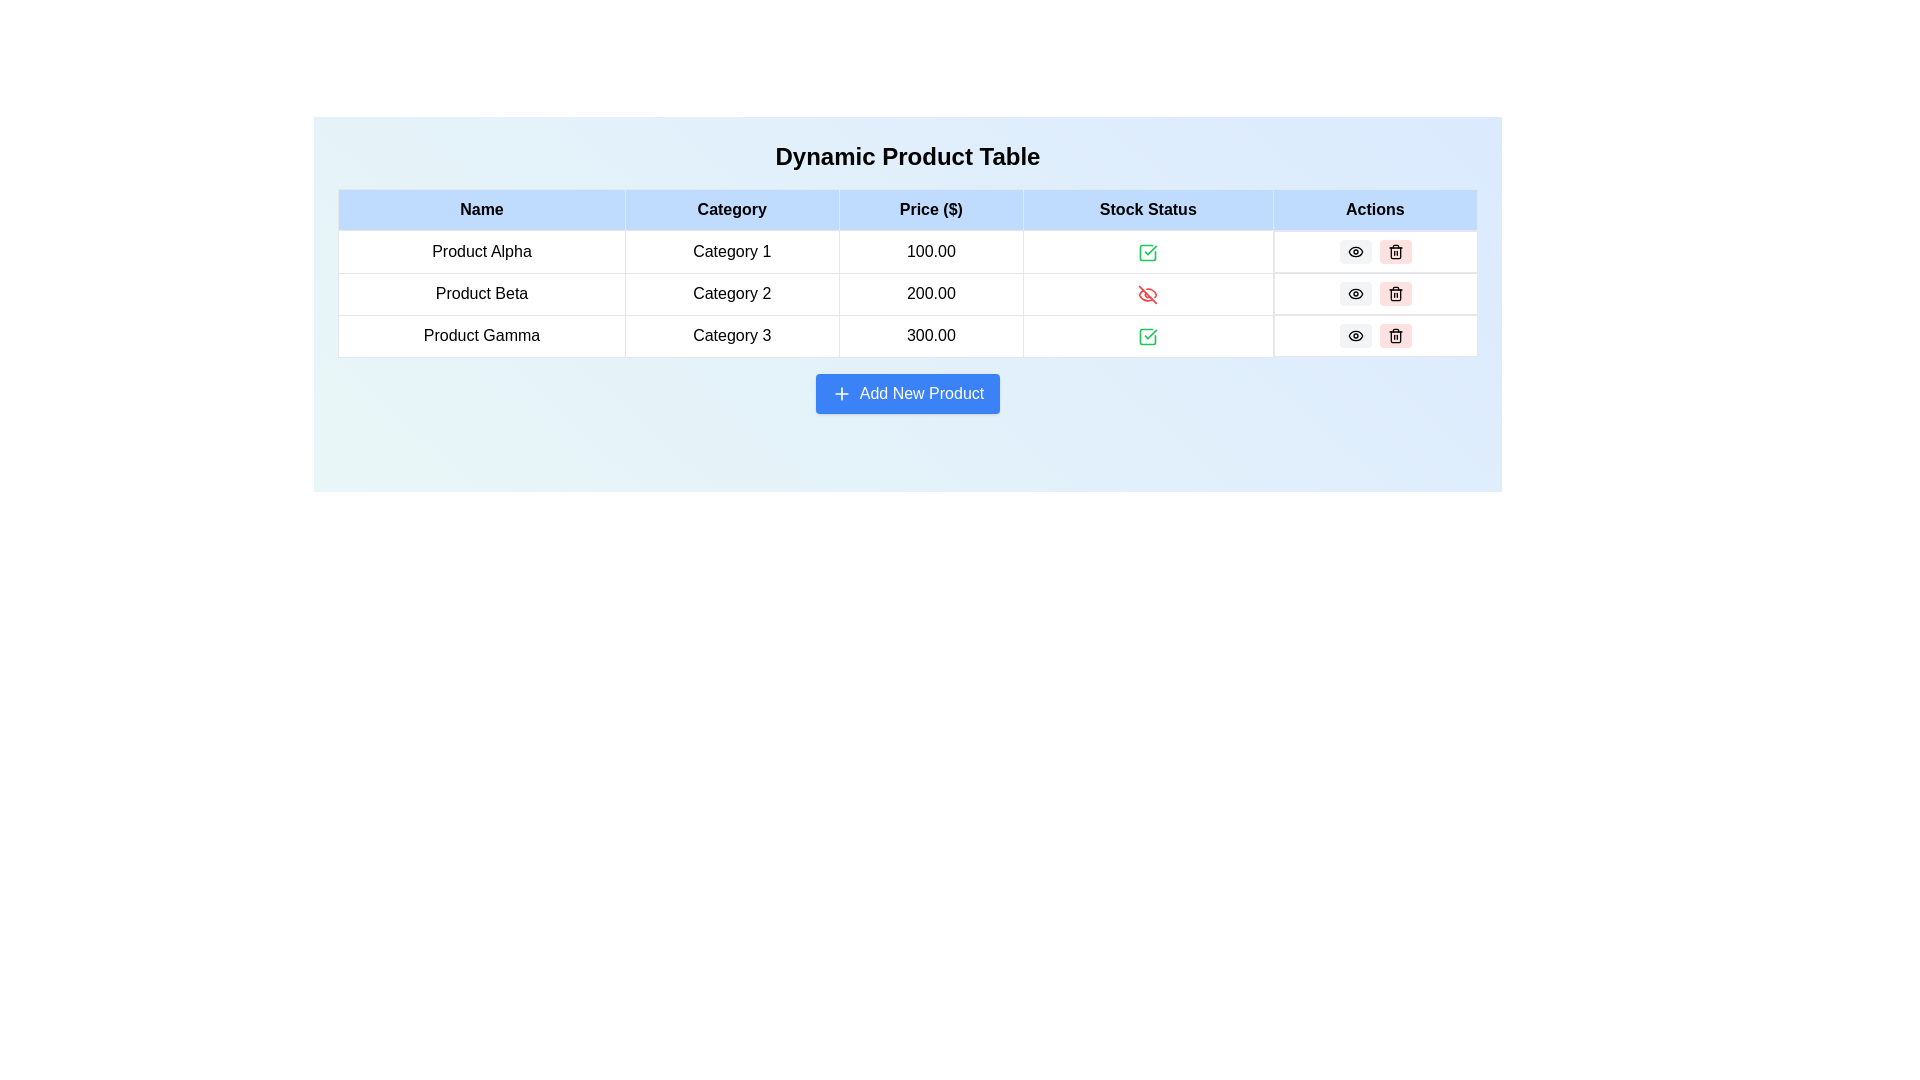 The width and height of the screenshot is (1920, 1080). I want to click on the bold text header labeled 'Dynamic Product Table', which is located at the topmost section above the product table, so click(906, 156).